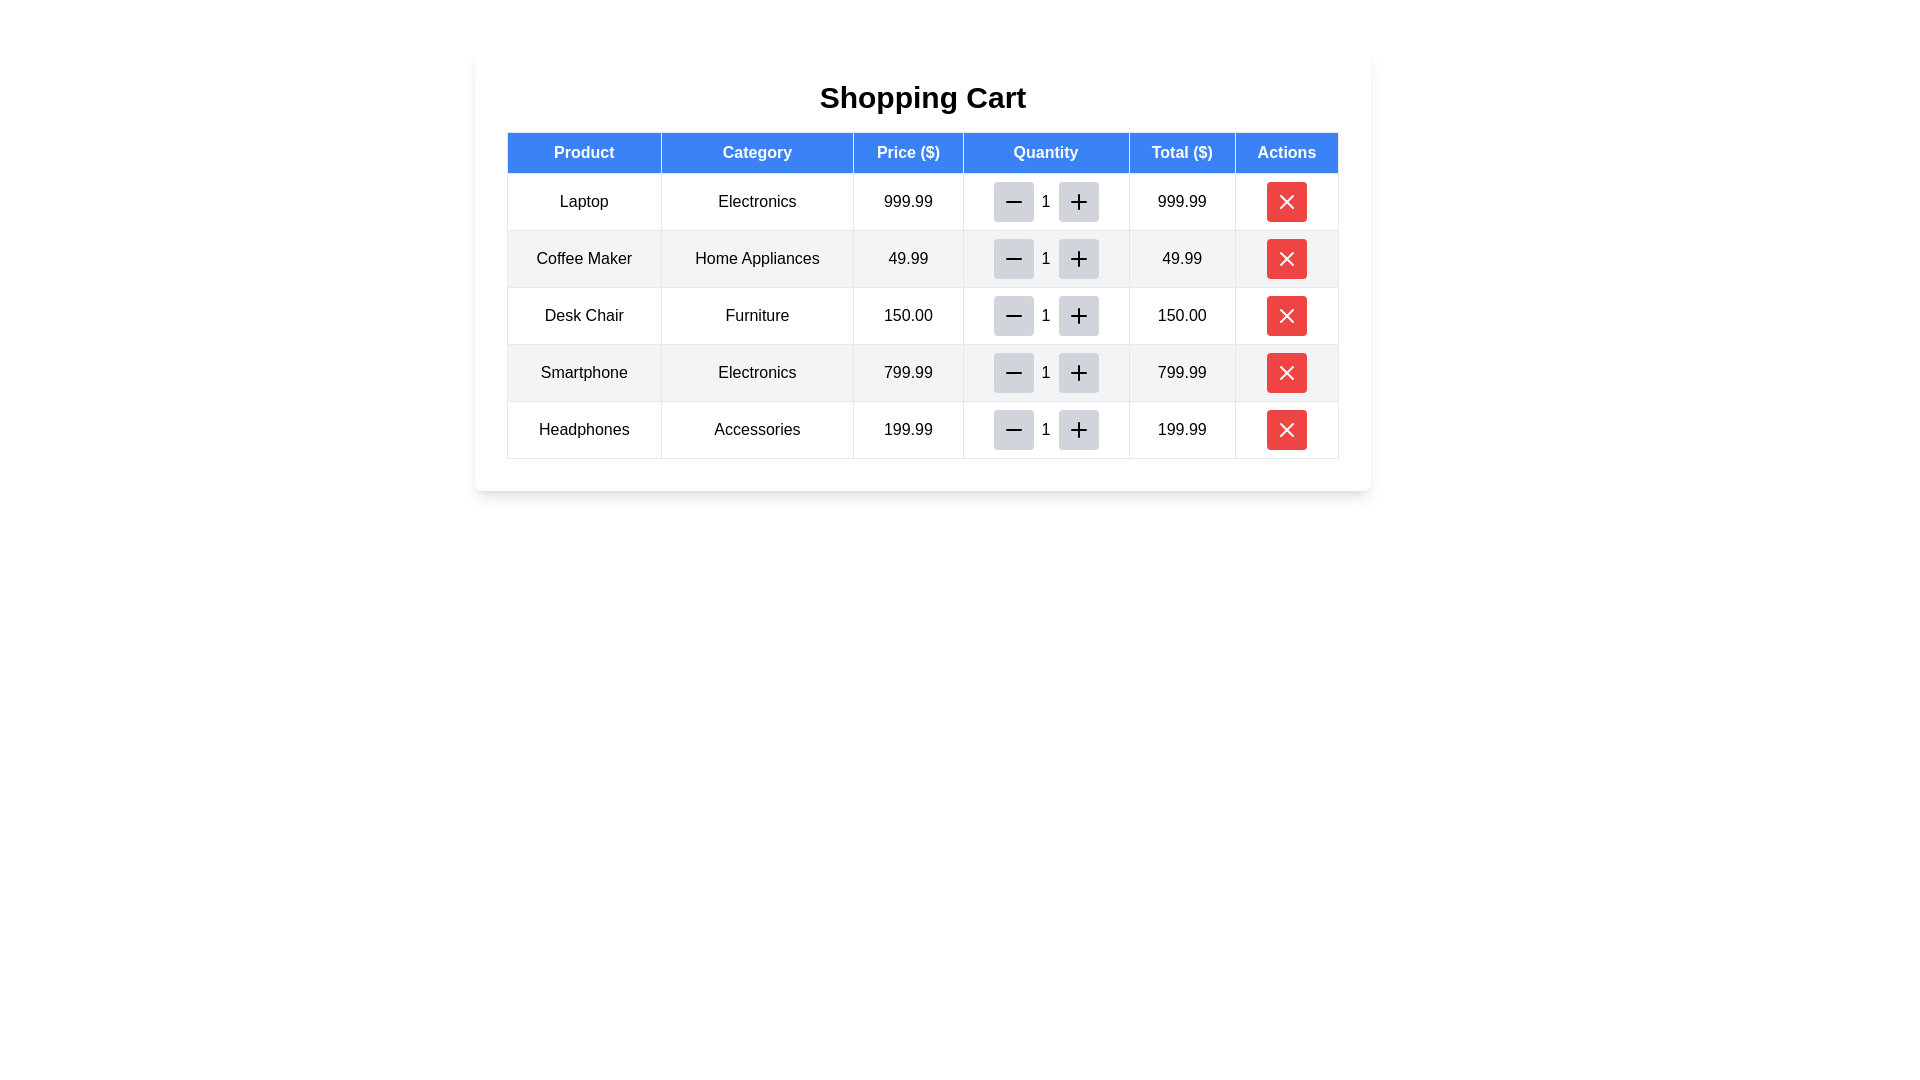 The height and width of the screenshot is (1080, 1920). Describe the element at coordinates (1045, 315) in the screenshot. I see `text content of the numeric display showing the value '1' in the 'Quantity' column for 'Desk Chair' within the shopping cart table` at that location.